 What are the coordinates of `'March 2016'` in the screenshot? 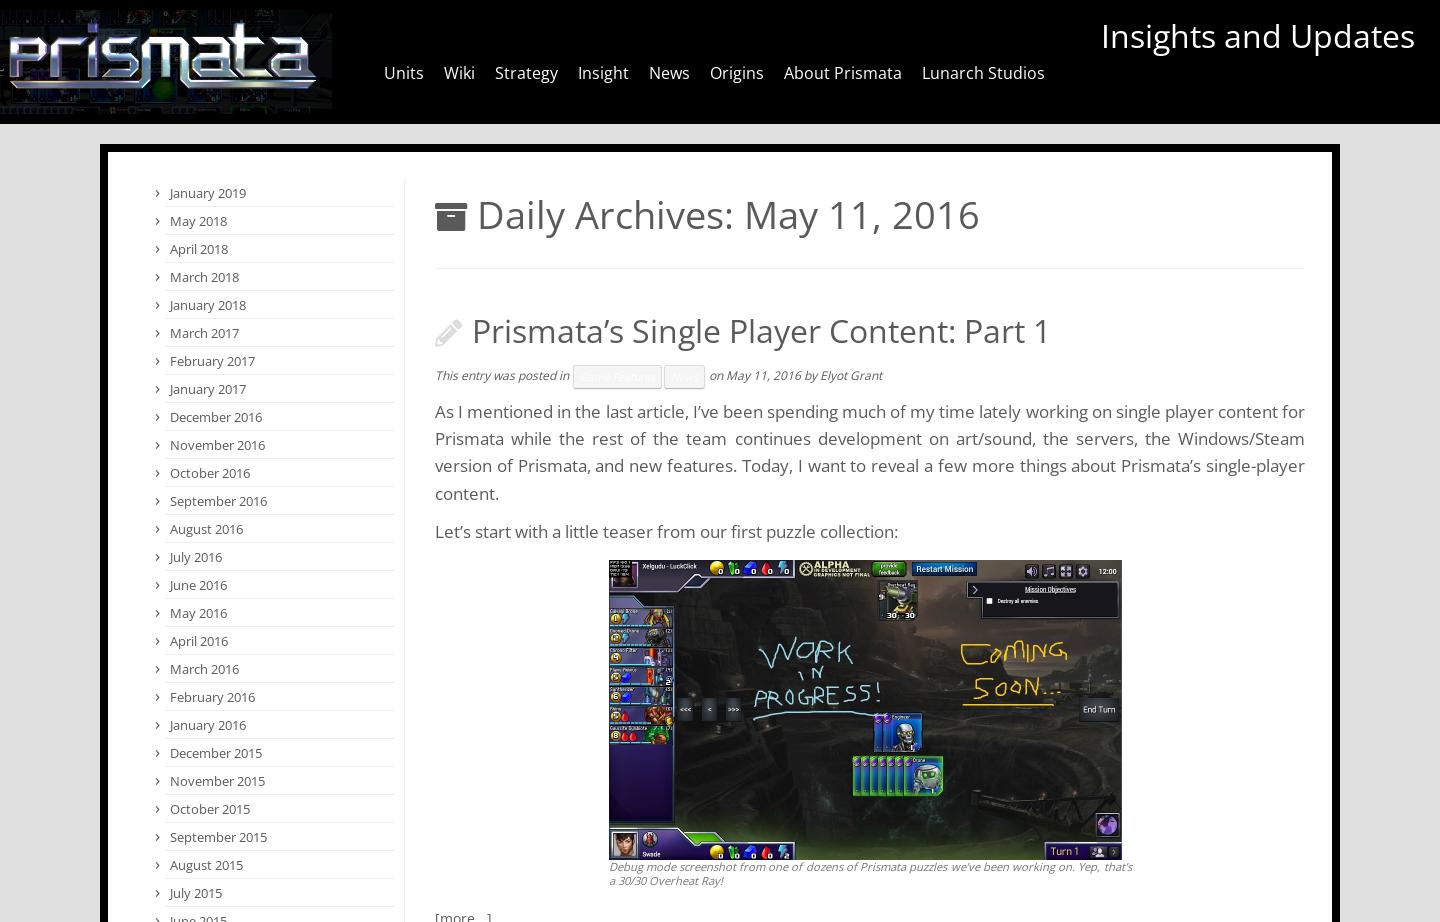 It's located at (204, 669).